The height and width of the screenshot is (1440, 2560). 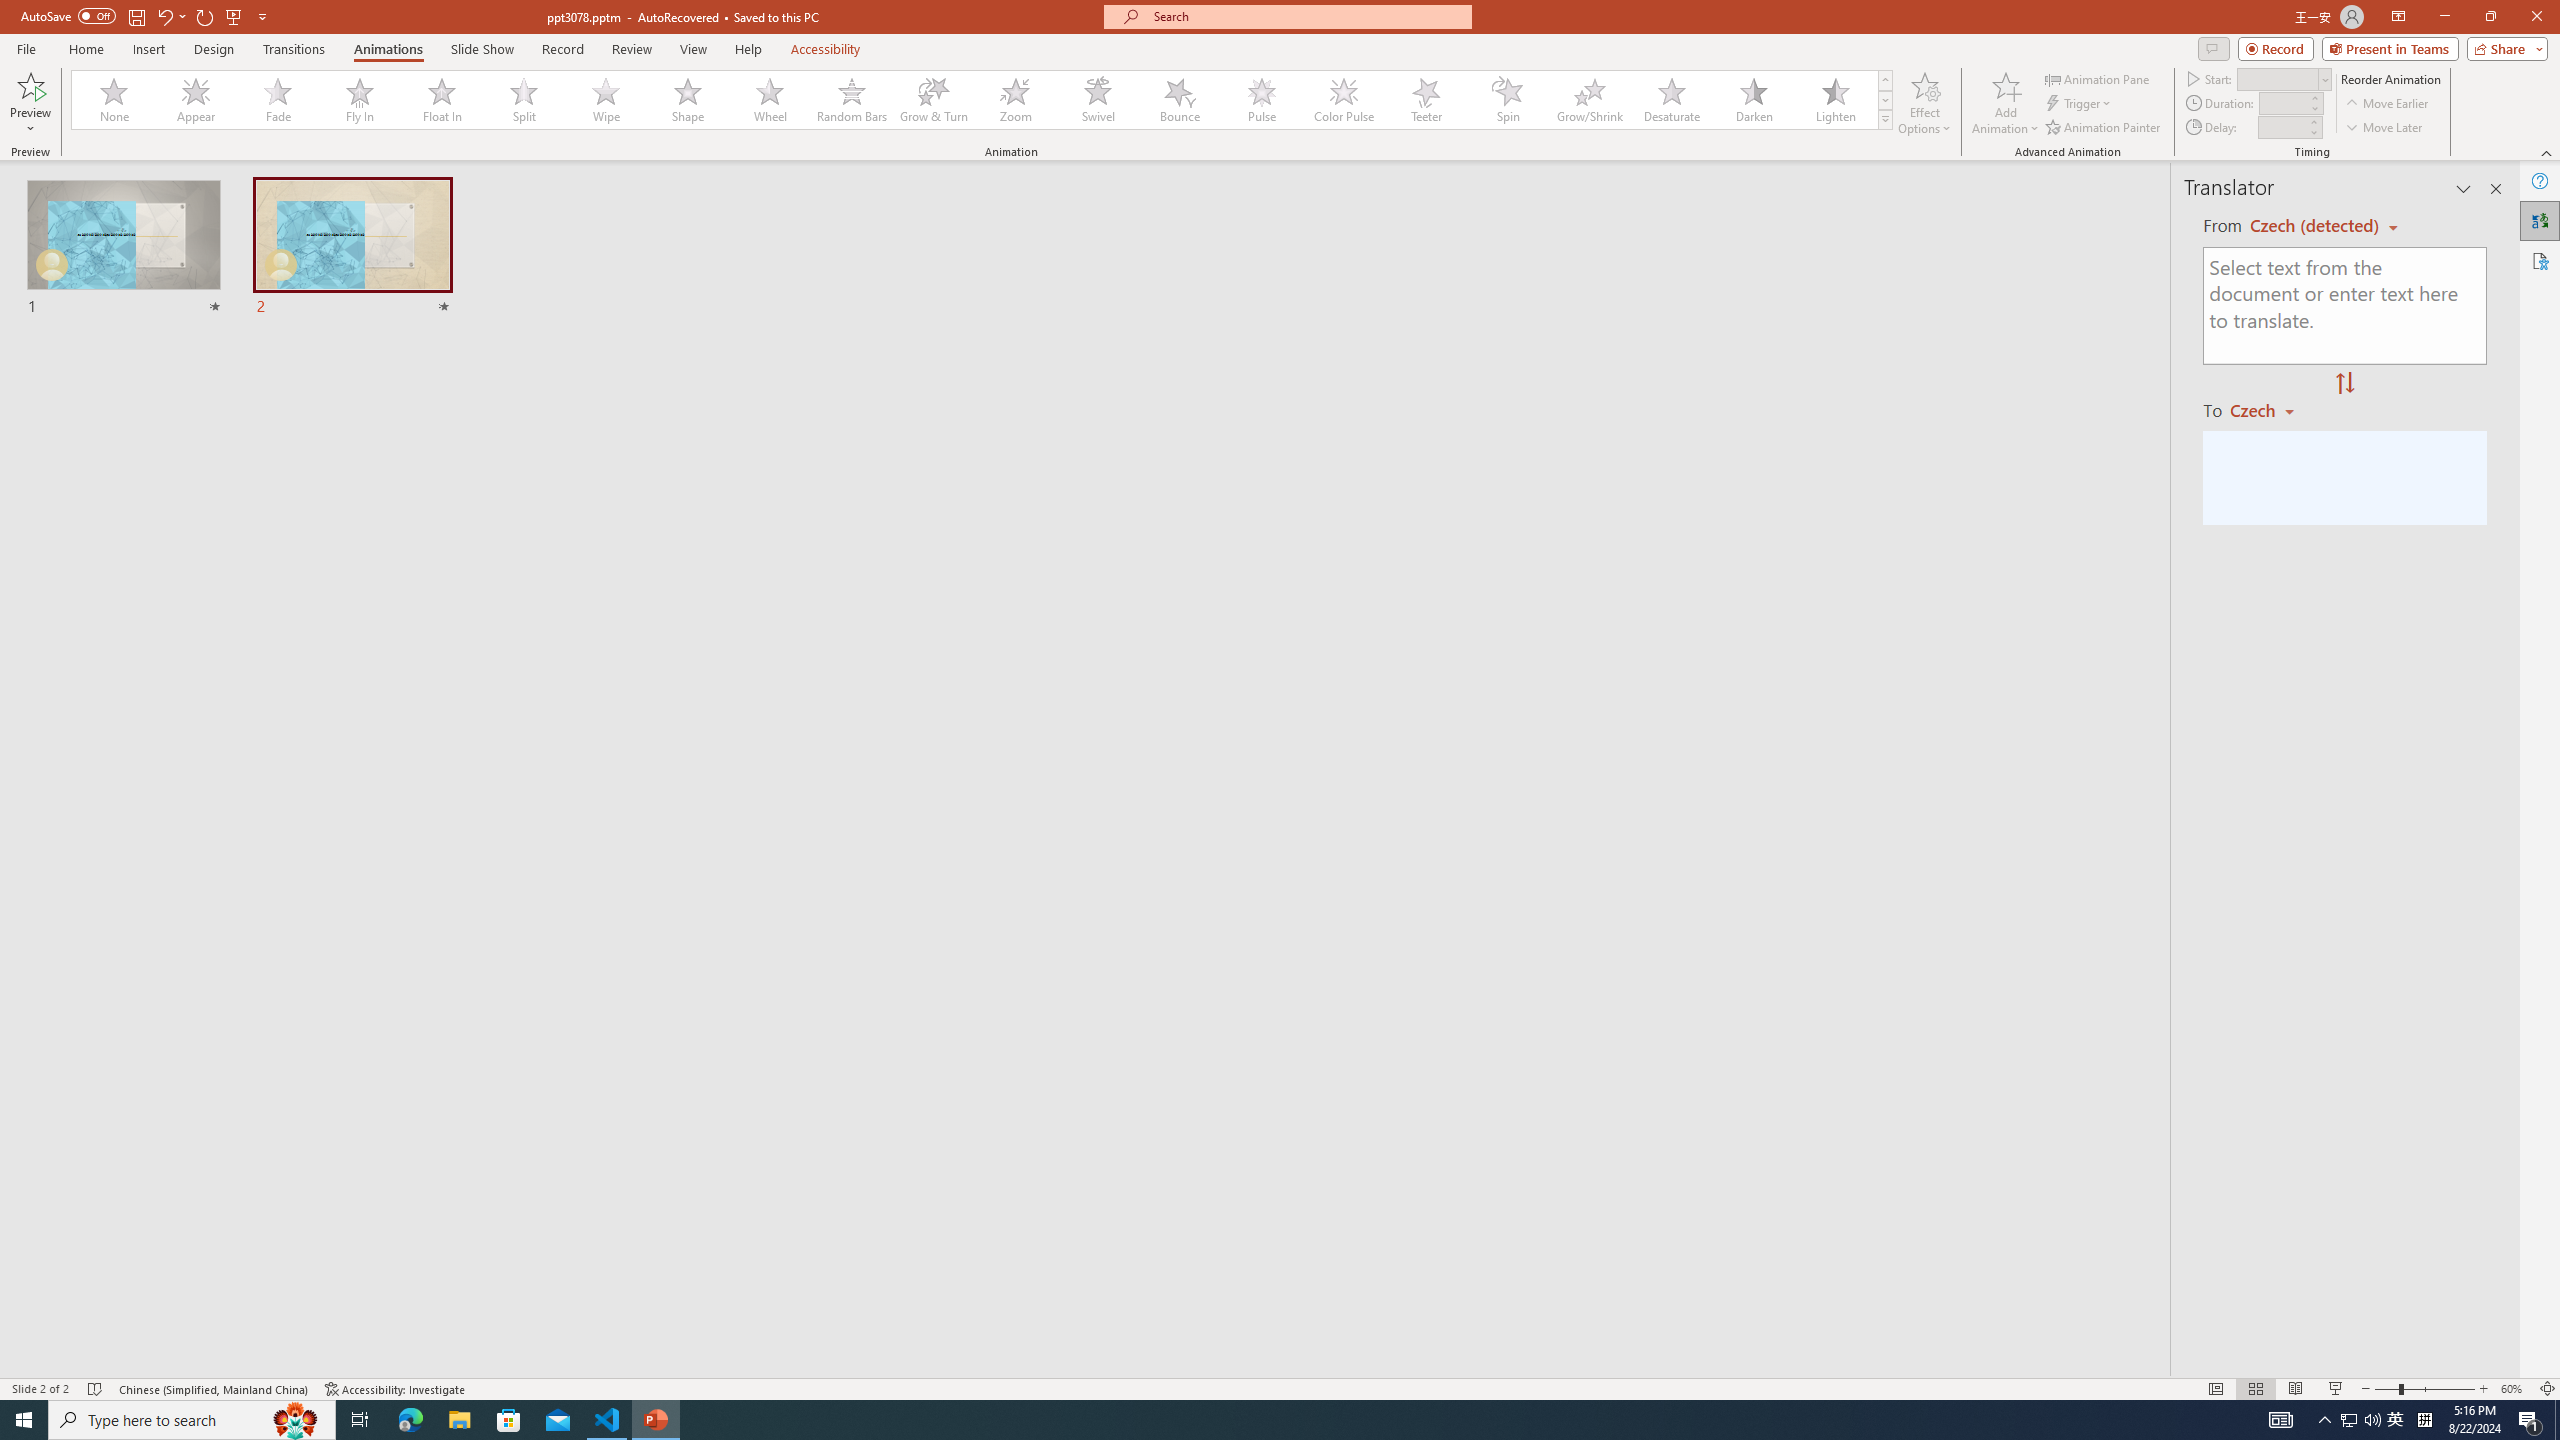 What do you see at coordinates (688, 99) in the screenshot?
I see `'Shape'` at bounding box center [688, 99].